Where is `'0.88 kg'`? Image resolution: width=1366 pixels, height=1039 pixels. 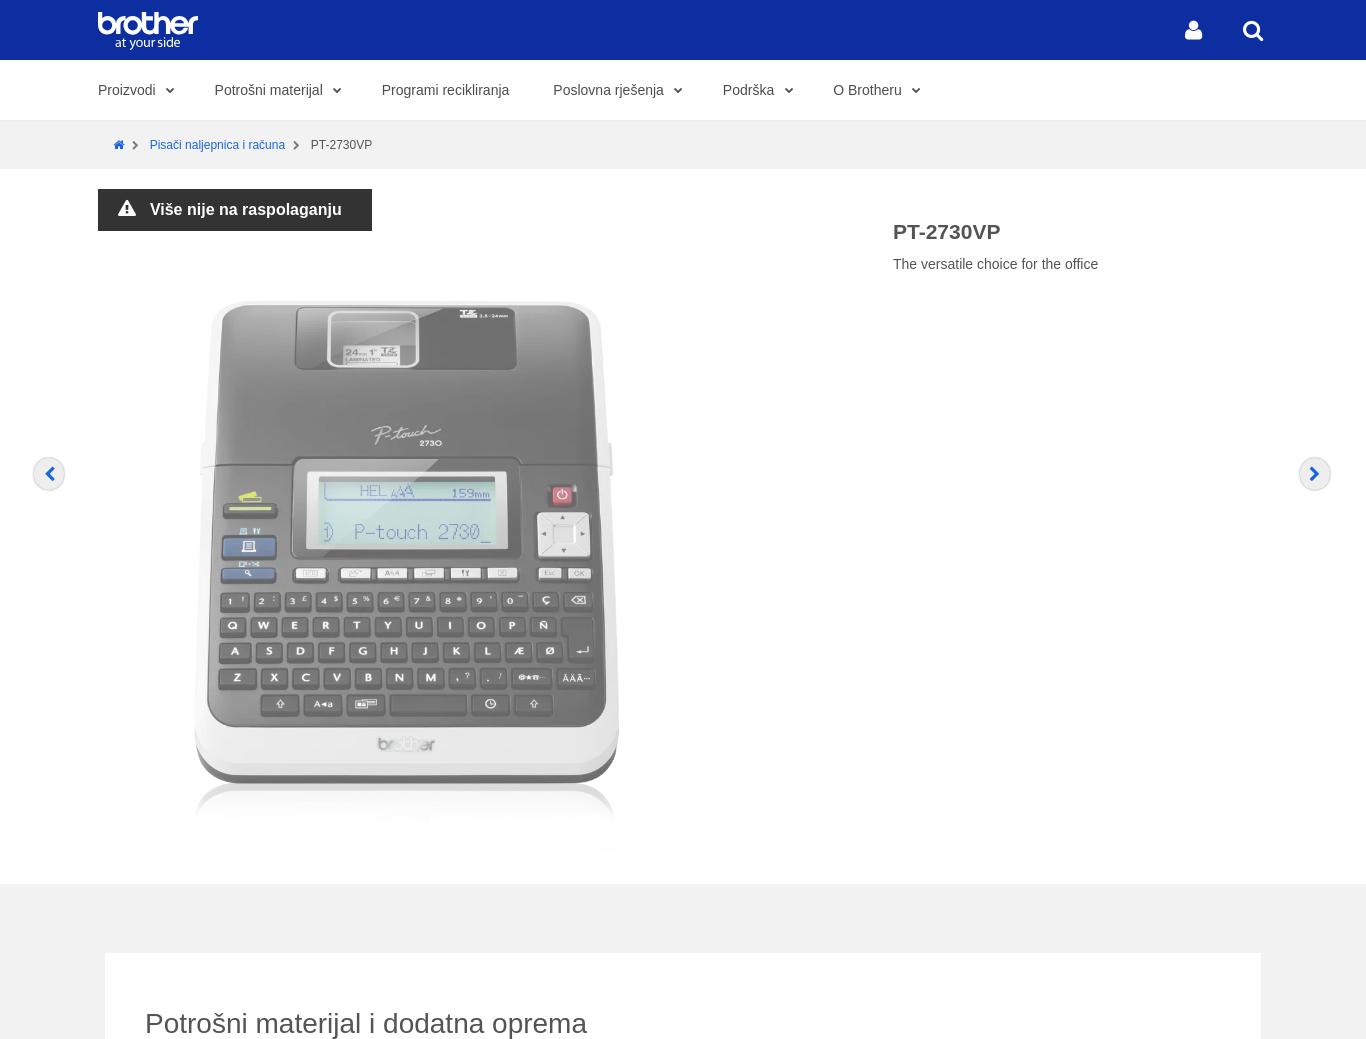
'0.88 kg' is located at coordinates (692, 252).